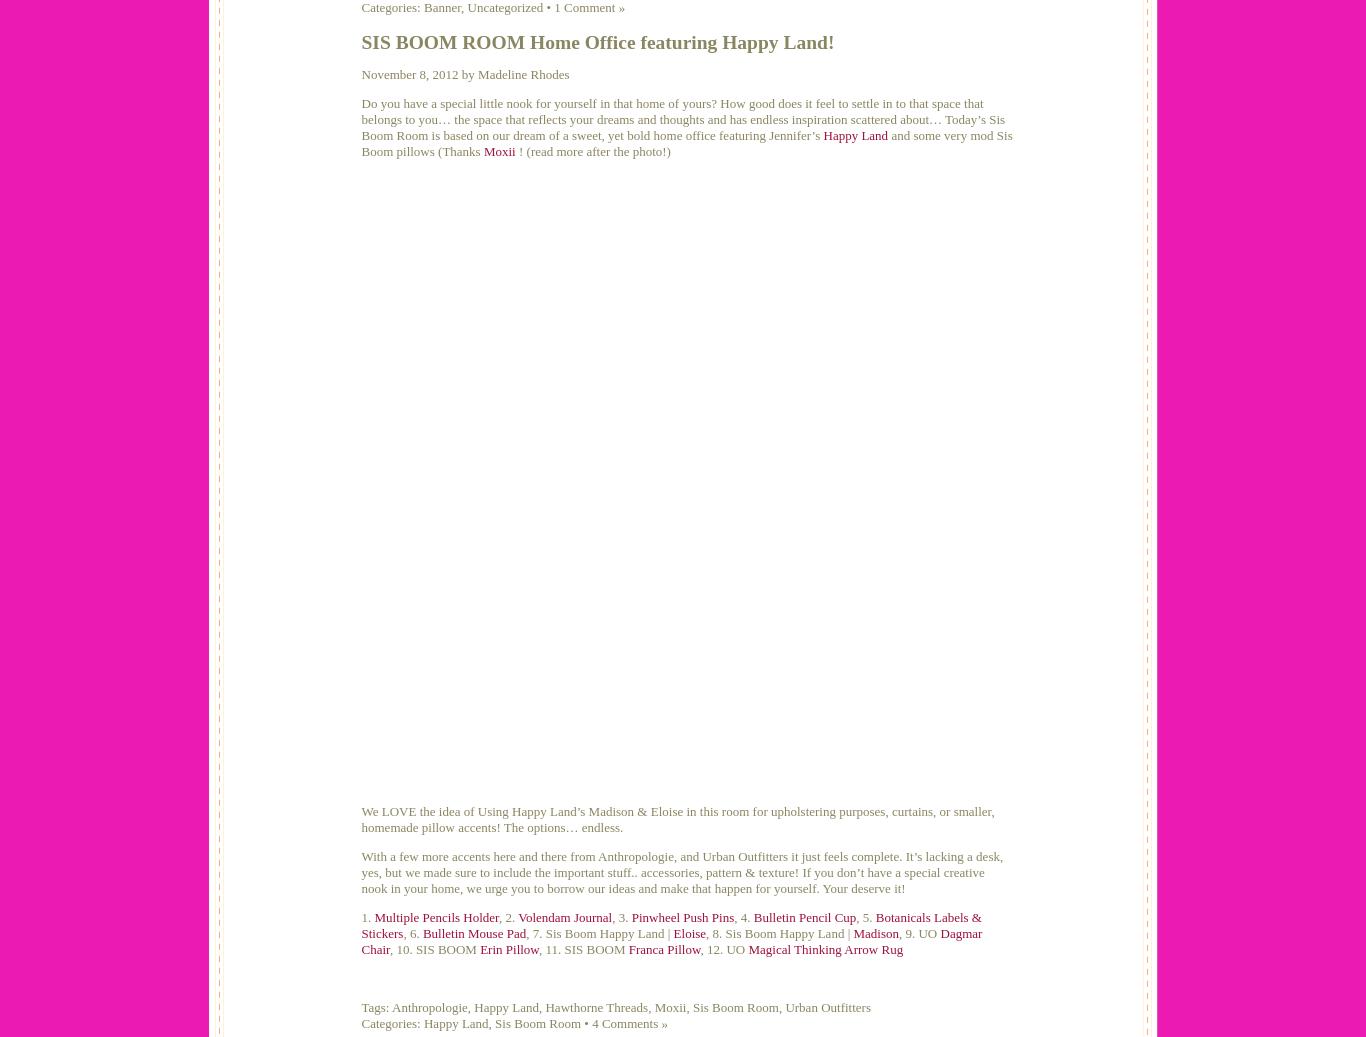 This screenshot has width=1366, height=1037. What do you see at coordinates (373, 917) in the screenshot?
I see `'Multiple Pencils Holder'` at bounding box center [373, 917].